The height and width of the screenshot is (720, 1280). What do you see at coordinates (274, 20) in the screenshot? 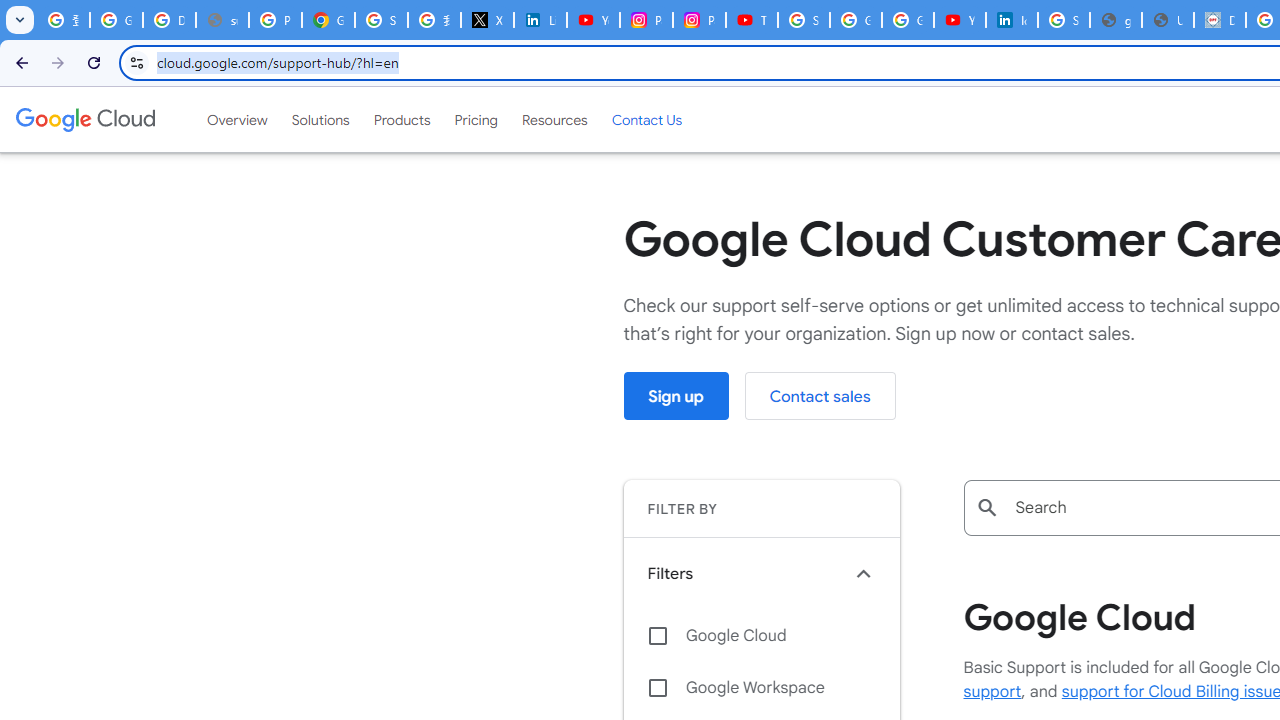
I see `'Privacy Help Center - Policies Help'` at bounding box center [274, 20].